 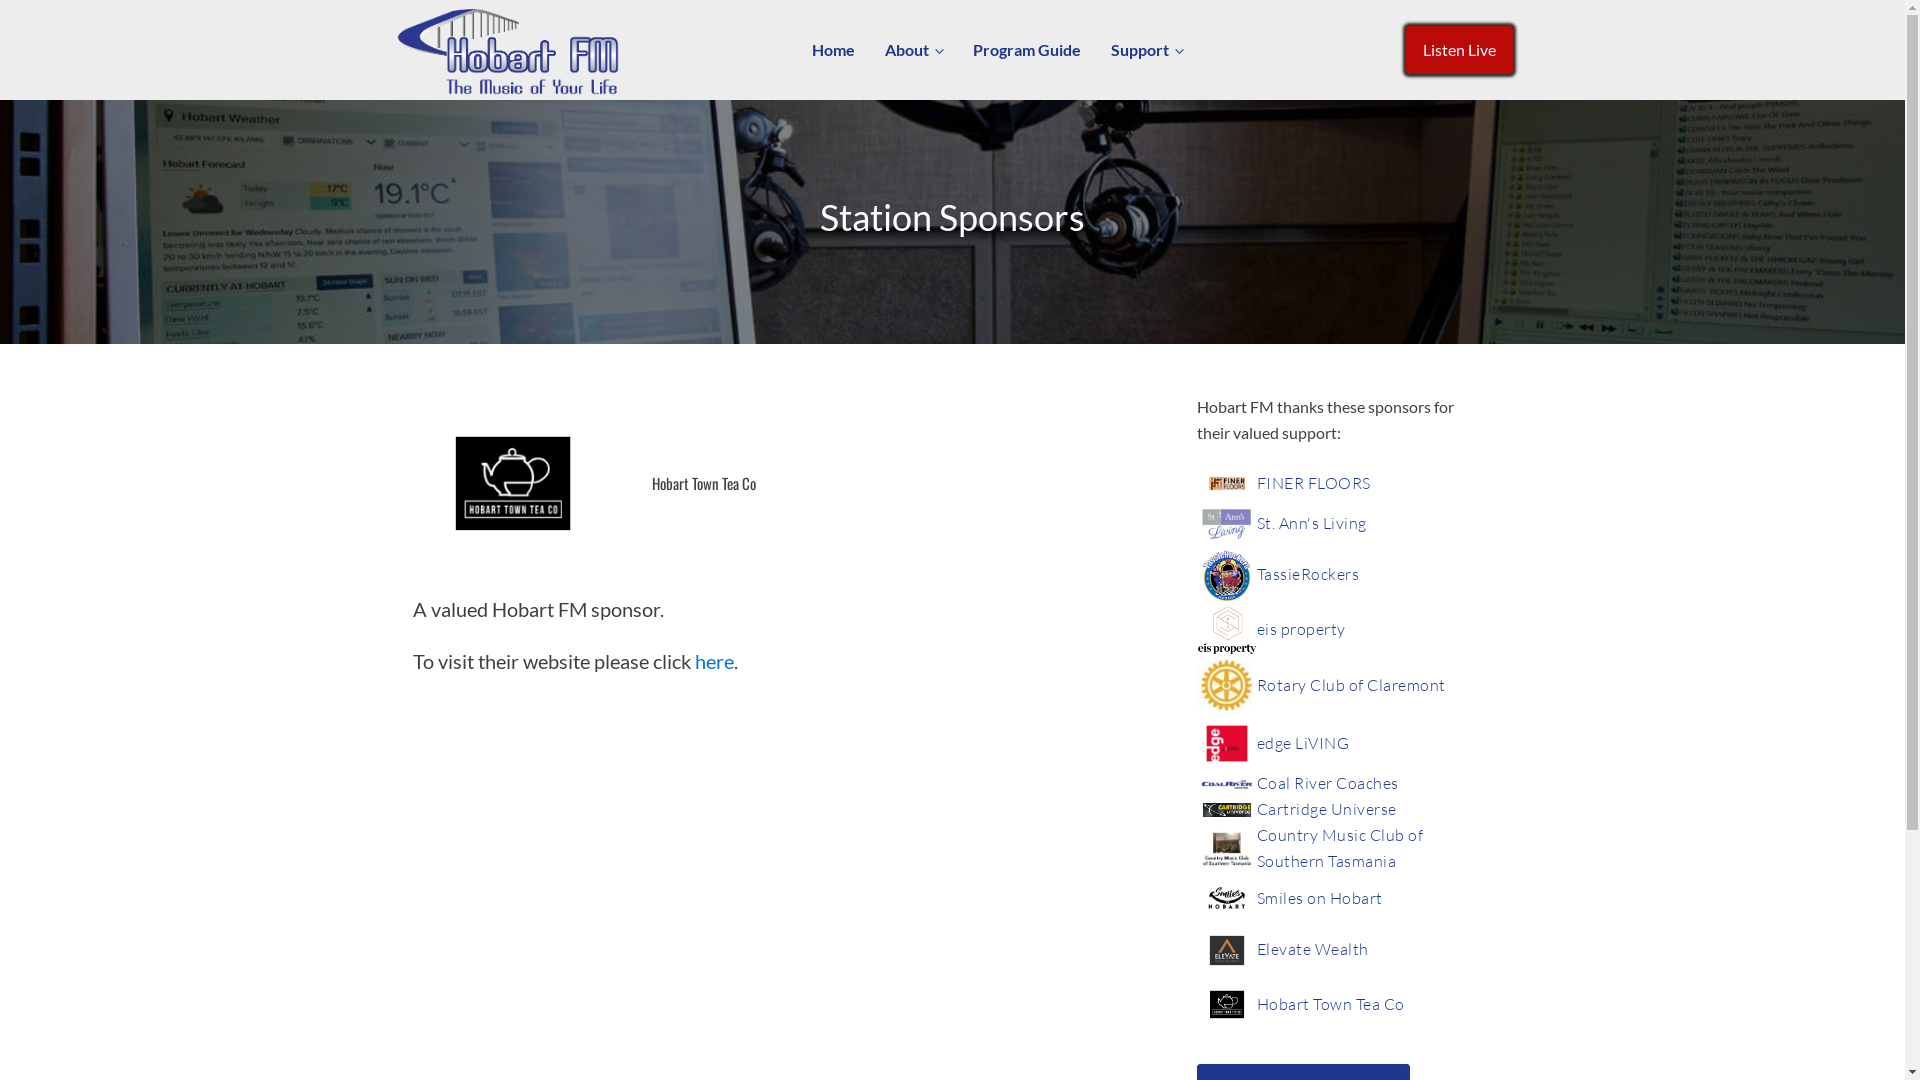 I want to click on 'Smiles on Hobart', so click(x=1319, y=897).